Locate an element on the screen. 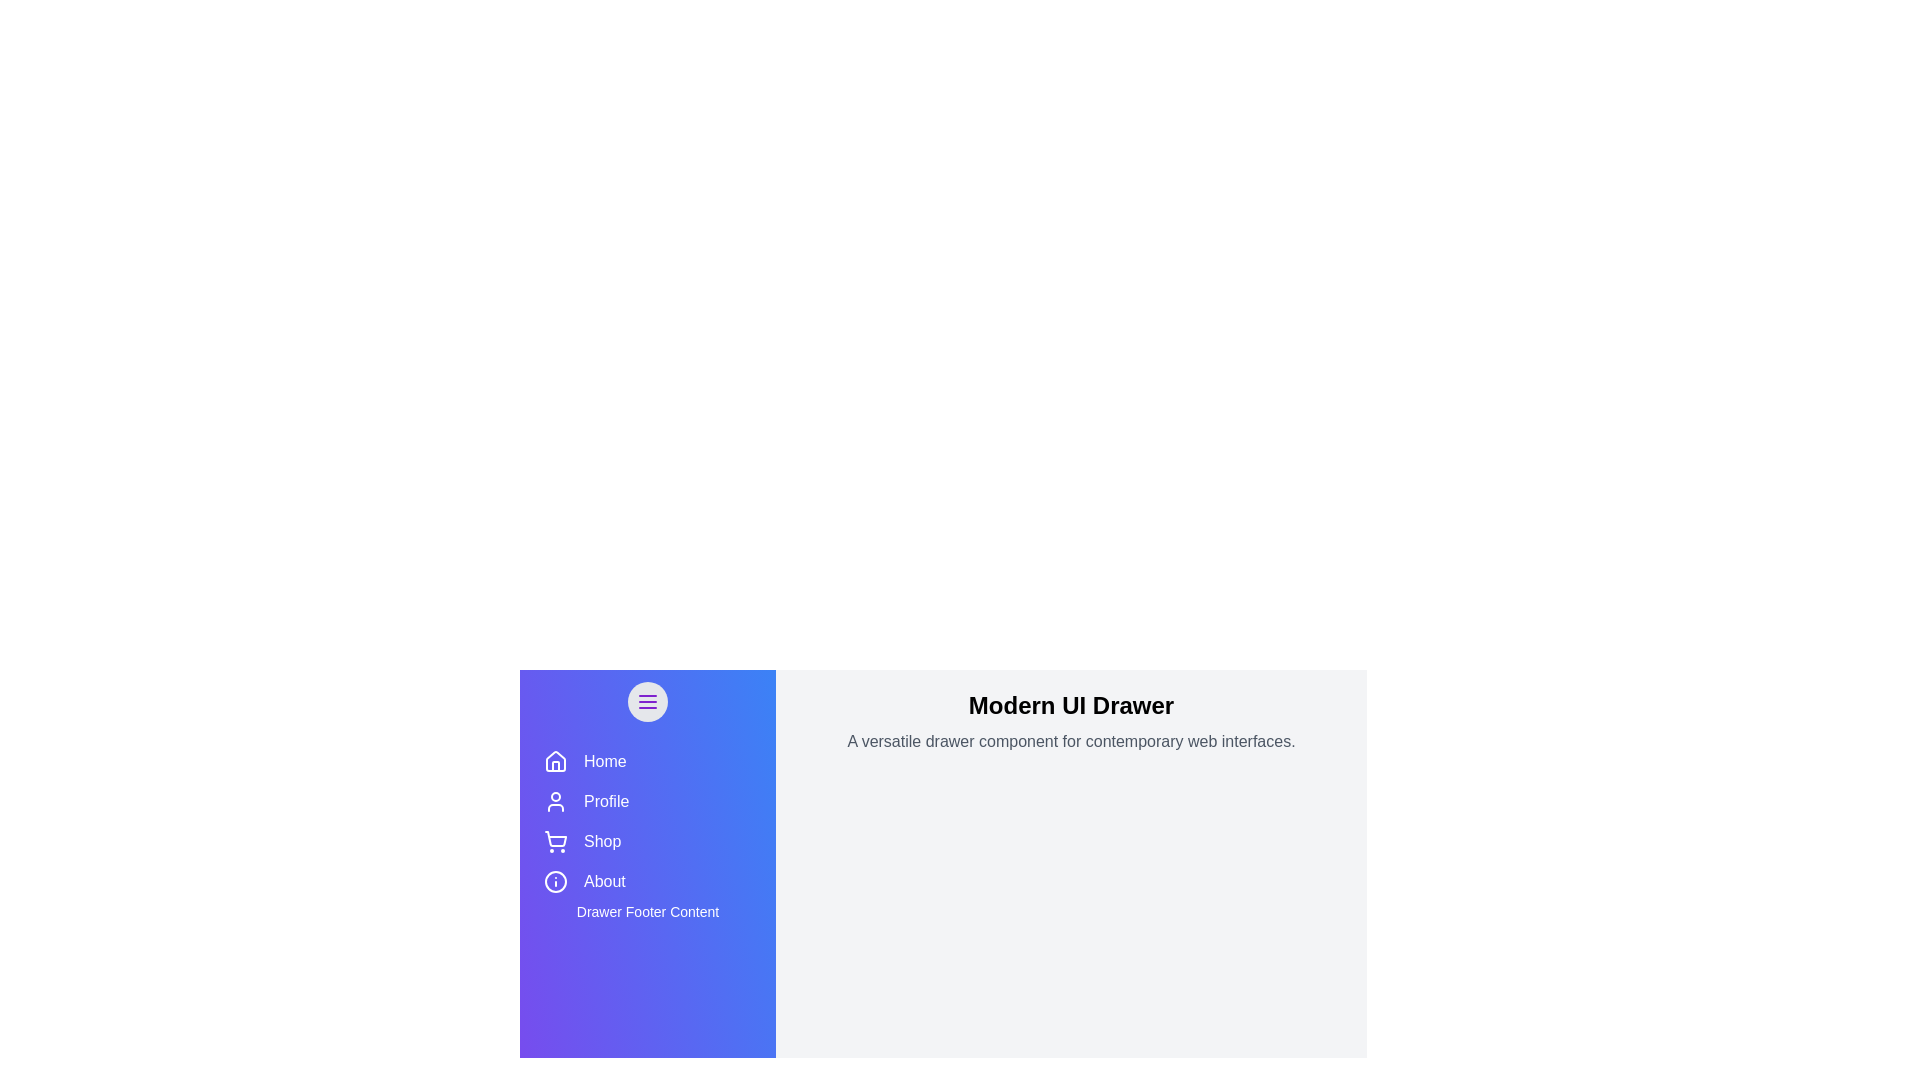 The width and height of the screenshot is (1920, 1080). the navigation item labeled 'Profile' to observe the hover effect is located at coordinates (648, 801).